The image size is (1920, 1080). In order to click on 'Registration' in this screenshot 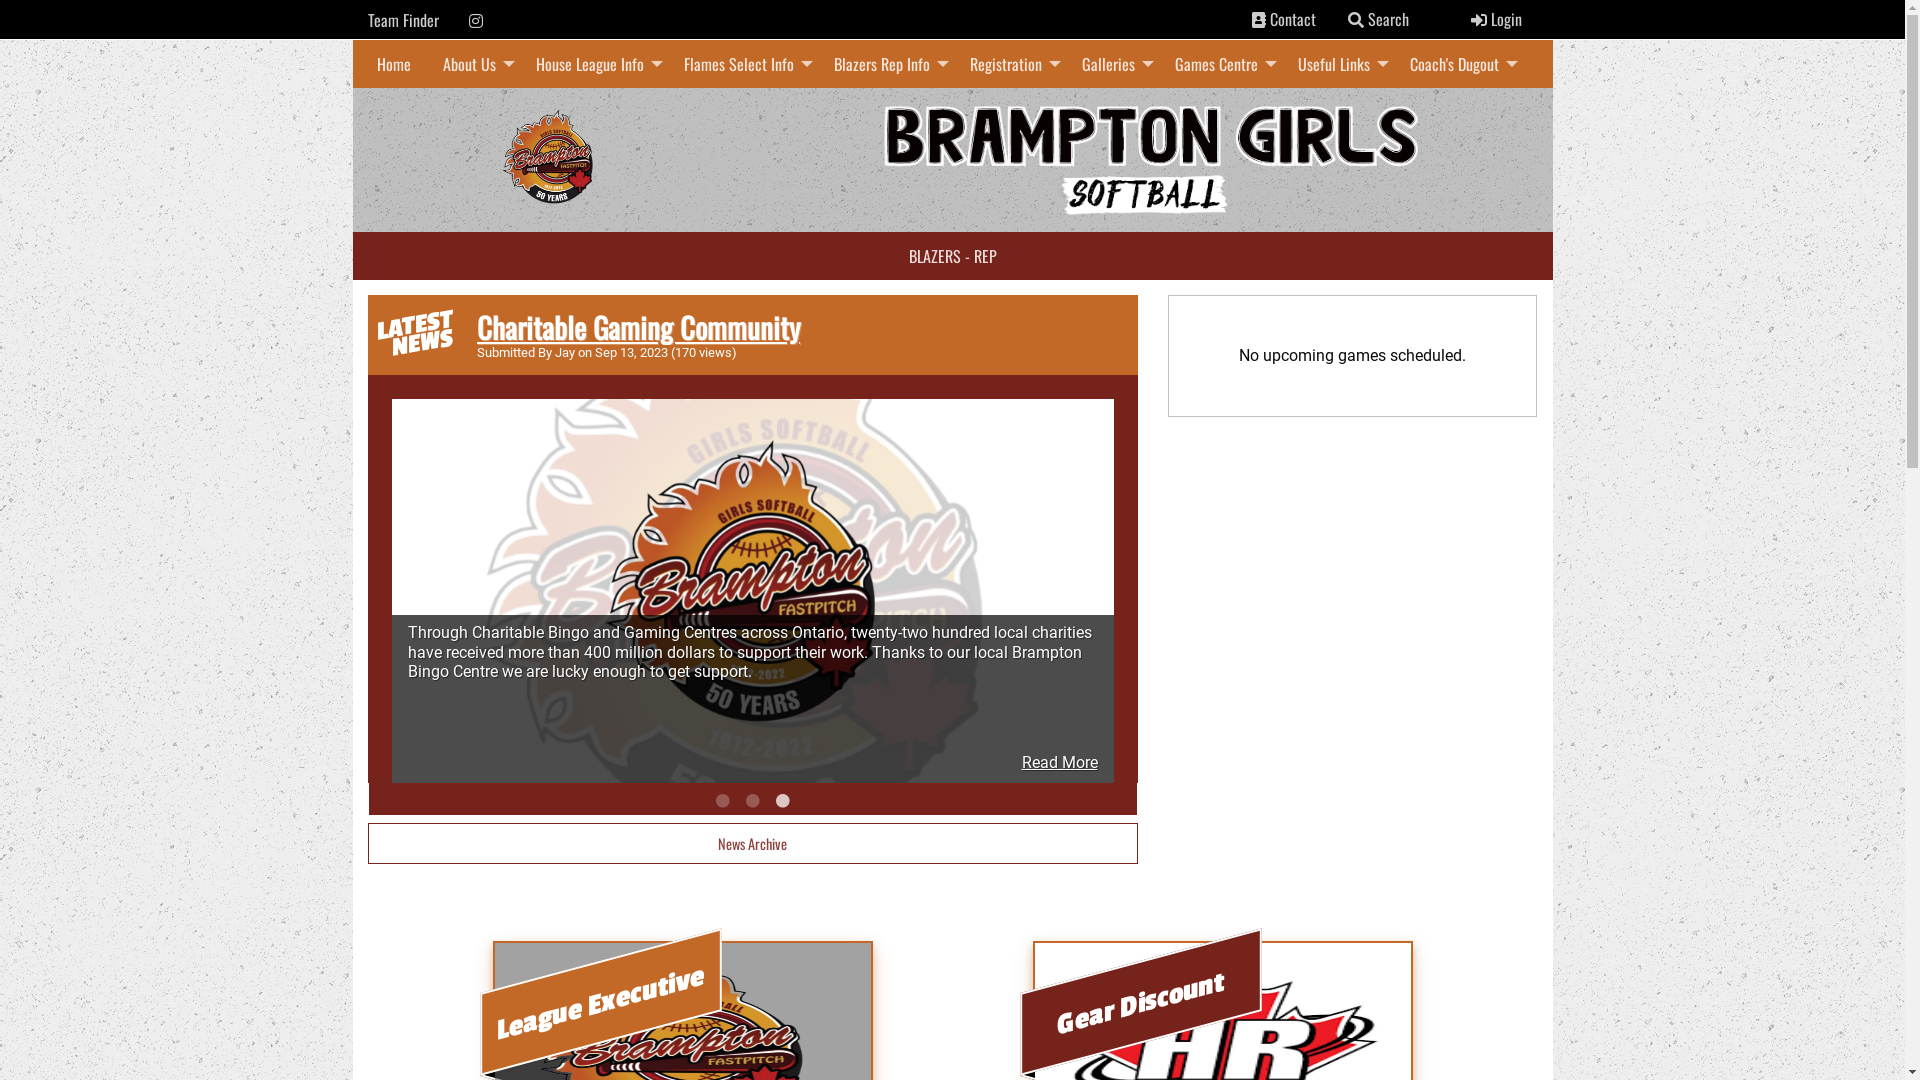, I will do `click(953, 63)`.